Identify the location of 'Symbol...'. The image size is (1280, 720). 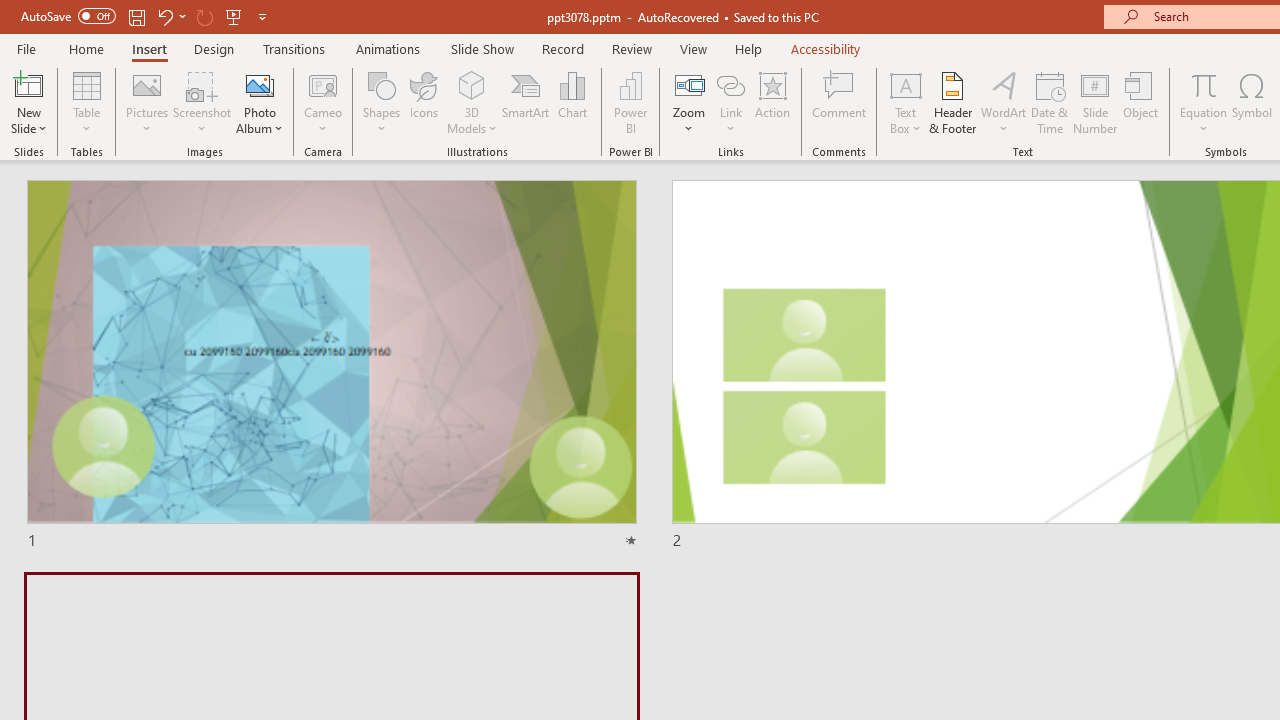
(1251, 103).